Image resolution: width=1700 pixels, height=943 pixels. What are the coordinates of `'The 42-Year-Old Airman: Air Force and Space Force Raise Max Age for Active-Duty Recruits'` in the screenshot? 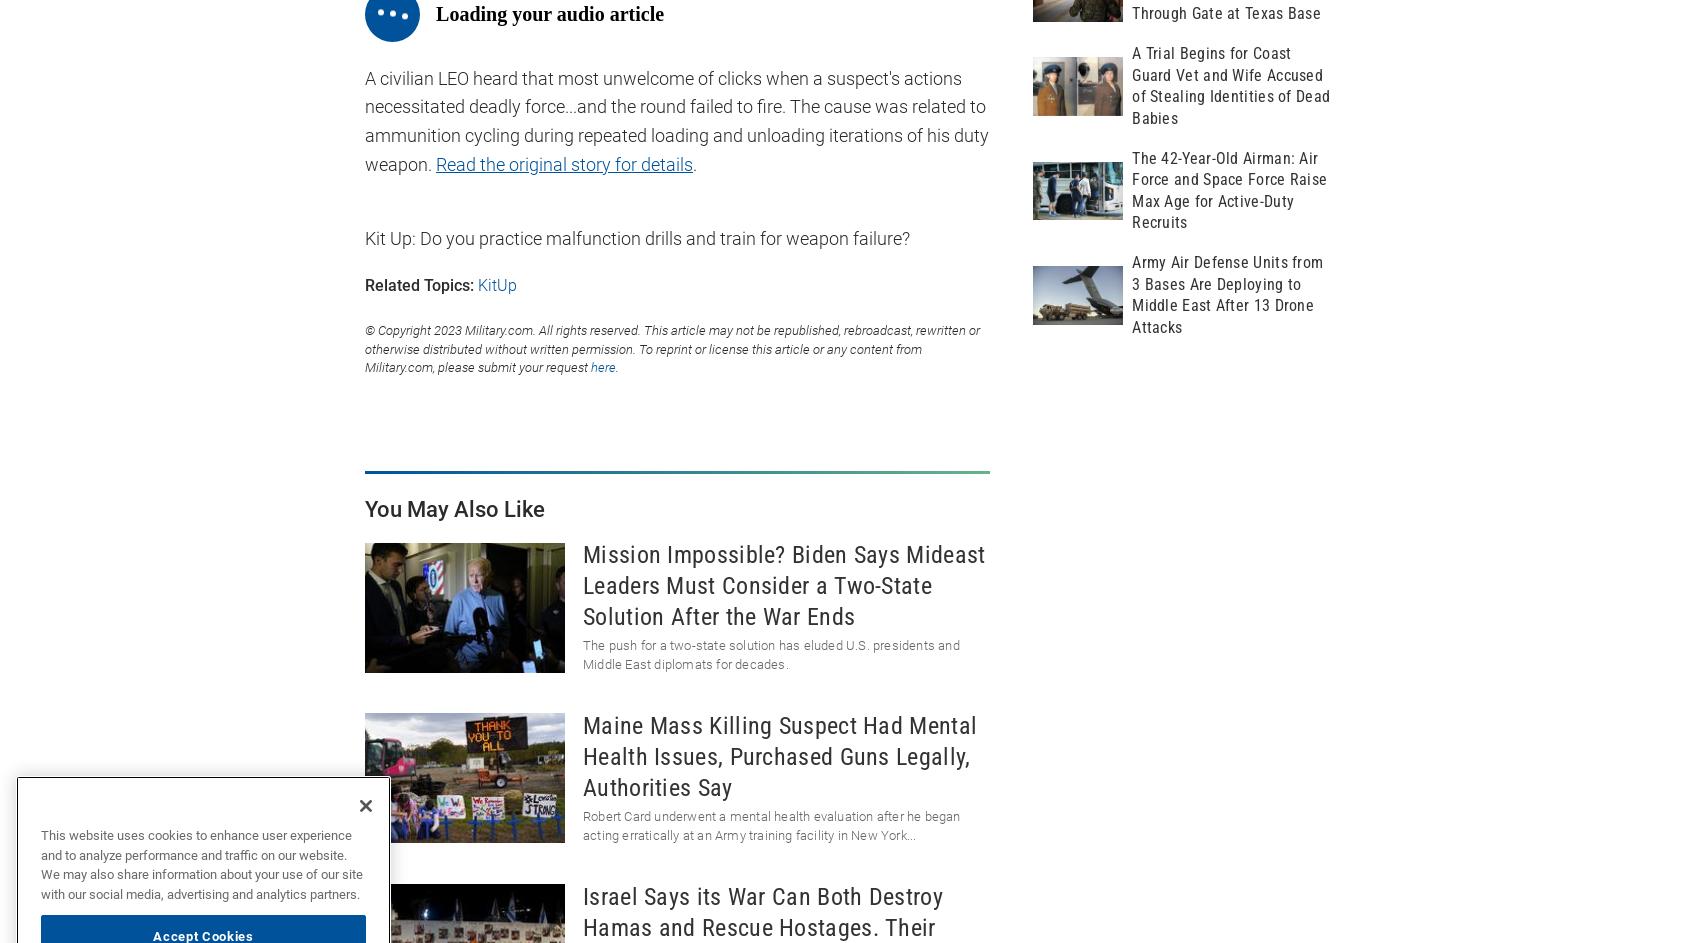 It's located at (1228, 189).